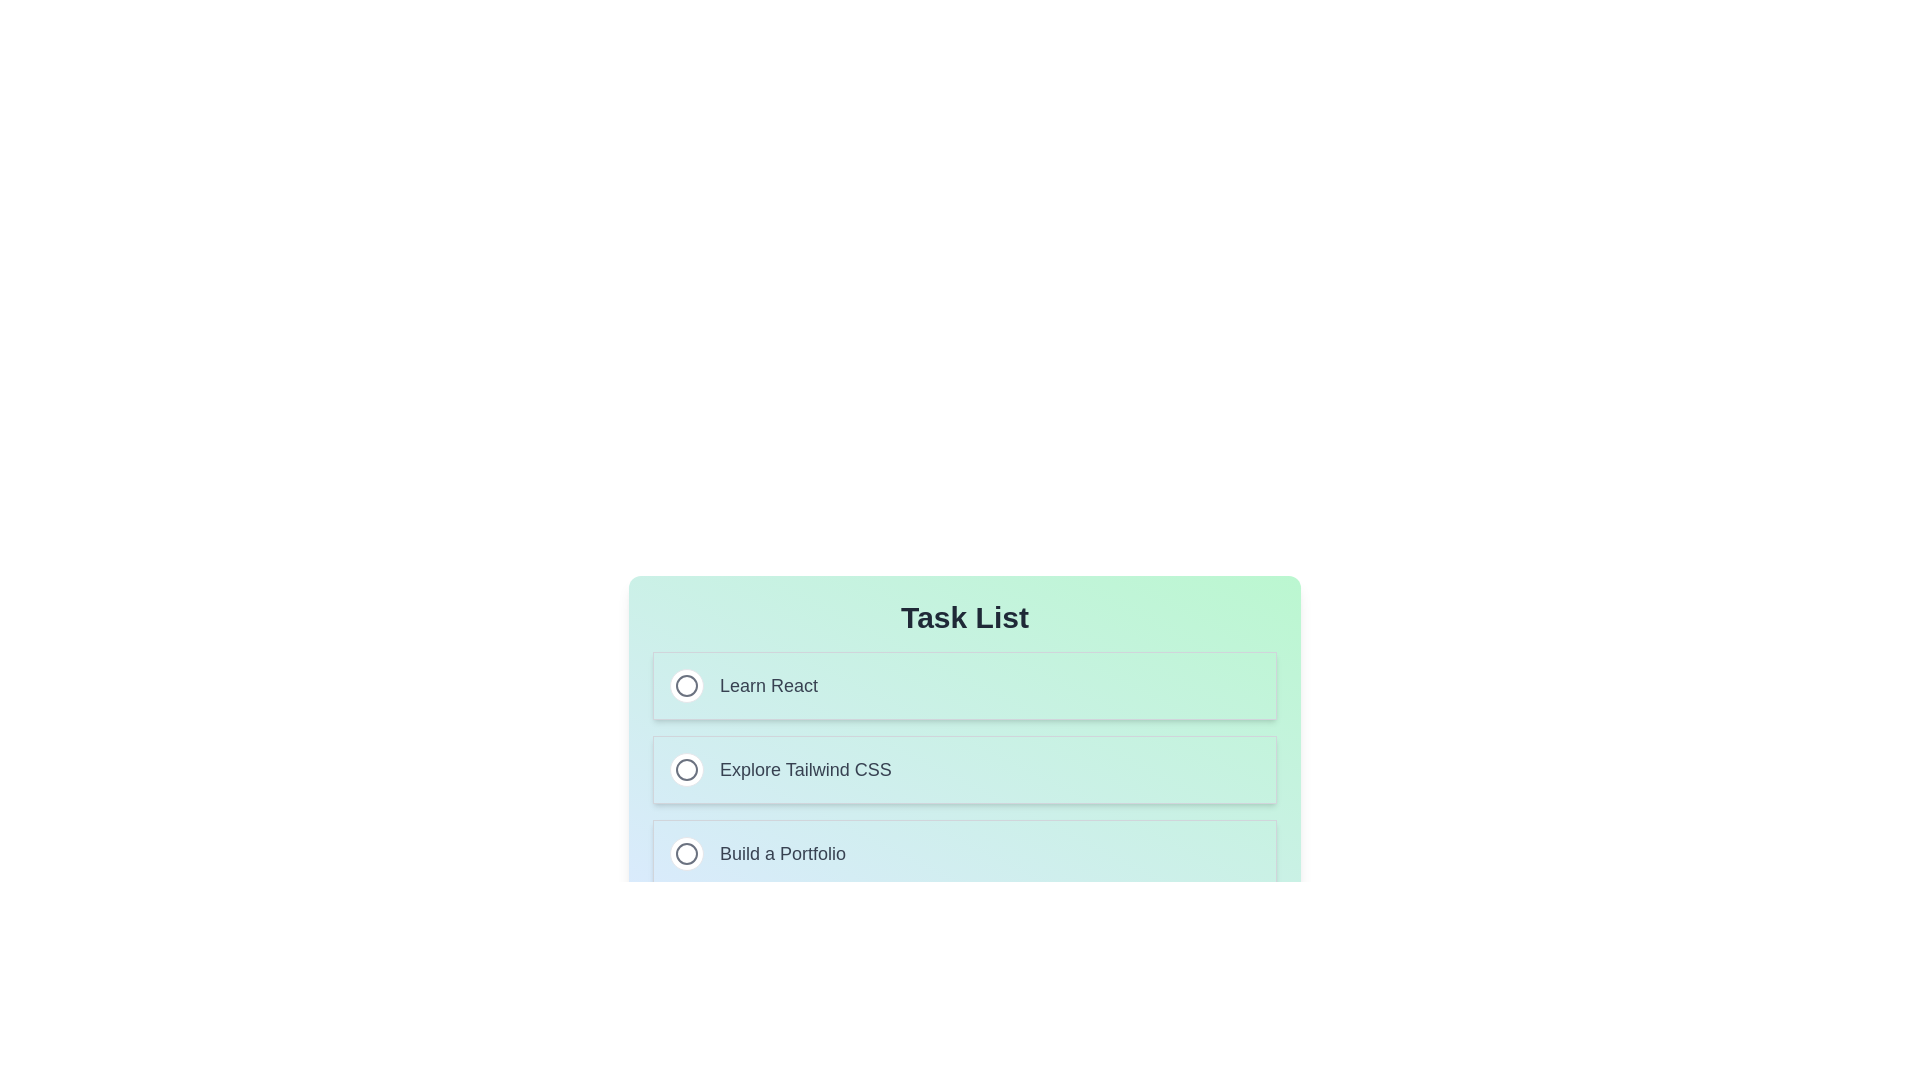 The width and height of the screenshot is (1920, 1080). What do you see at coordinates (686, 853) in the screenshot?
I see `the circular indicator icon` at bounding box center [686, 853].